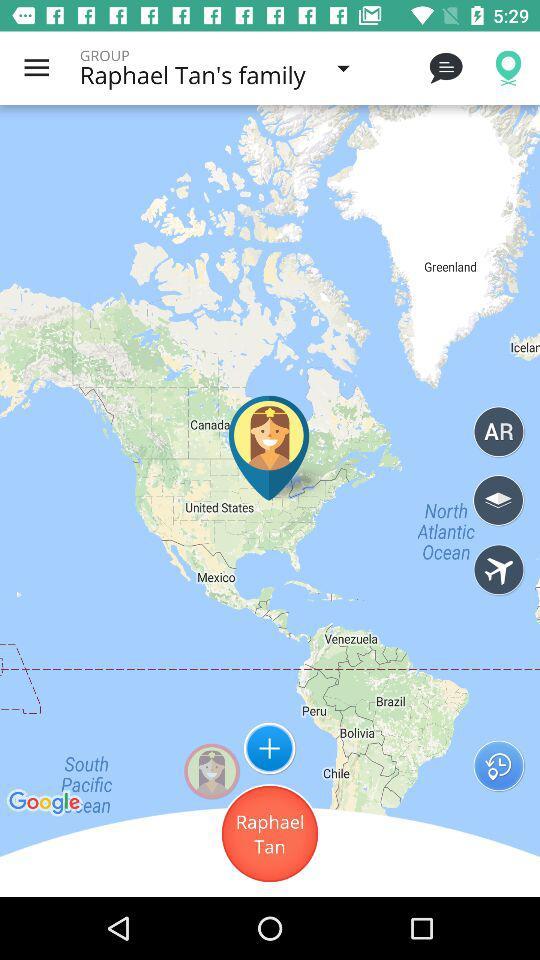 The image size is (540, 960). What do you see at coordinates (270, 834) in the screenshot?
I see `the raphael tan below  the icon` at bounding box center [270, 834].